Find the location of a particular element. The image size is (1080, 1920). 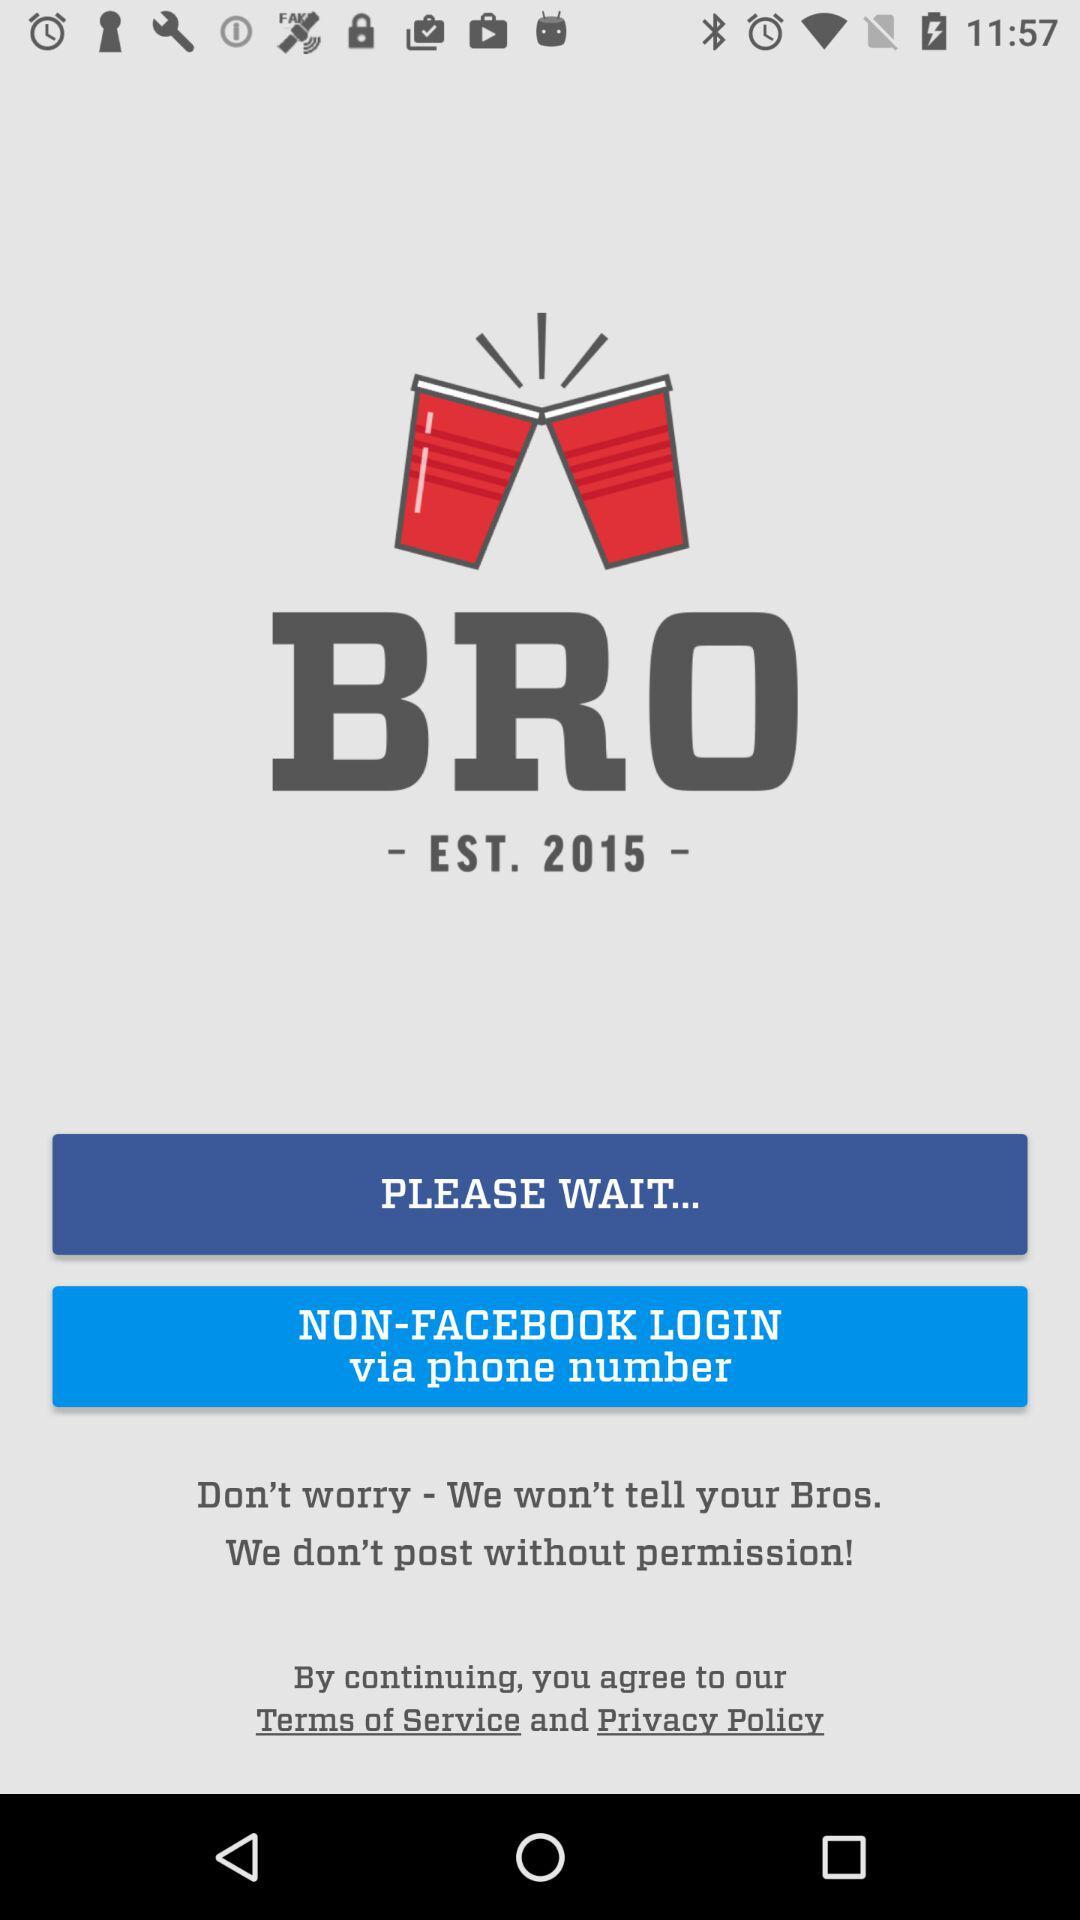

icon to the right of the  and  icon is located at coordinates (709, 1719).